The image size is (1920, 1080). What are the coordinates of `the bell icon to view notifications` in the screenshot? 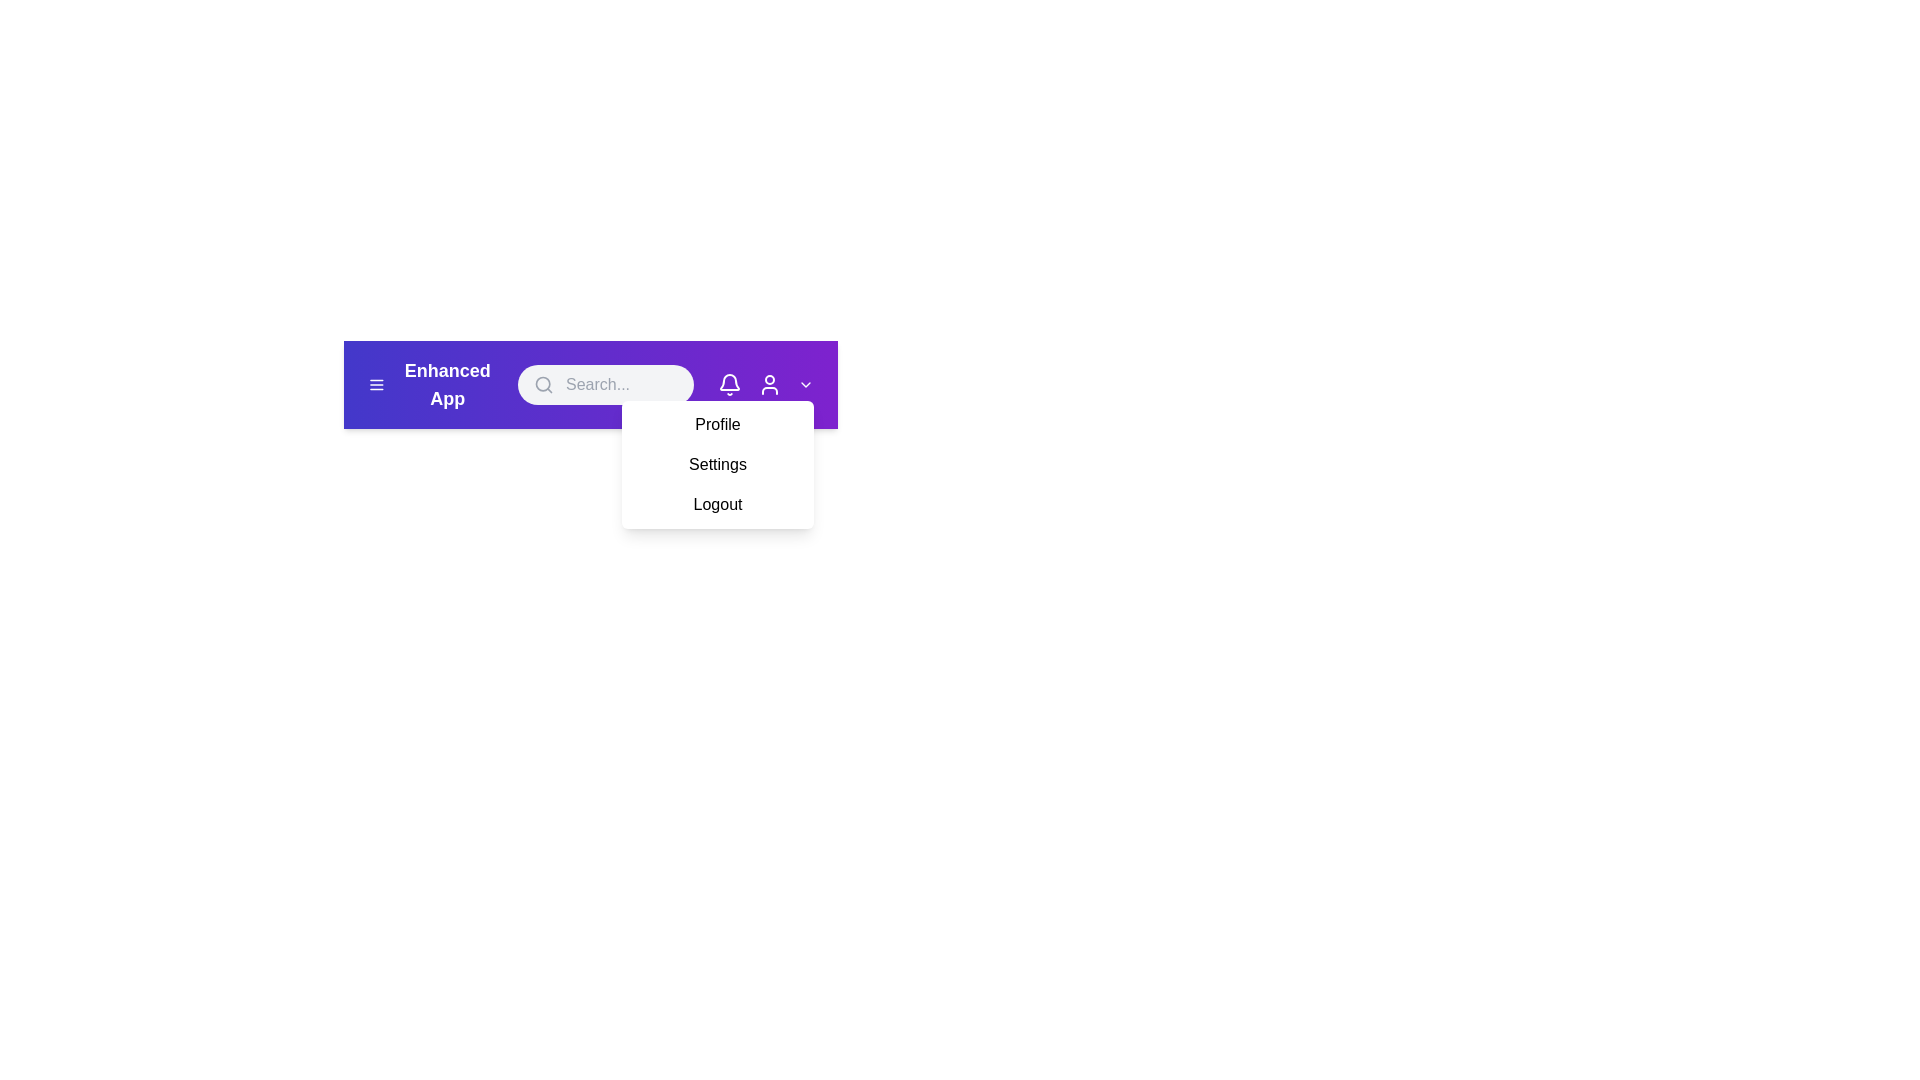 It's located at (728, 385).